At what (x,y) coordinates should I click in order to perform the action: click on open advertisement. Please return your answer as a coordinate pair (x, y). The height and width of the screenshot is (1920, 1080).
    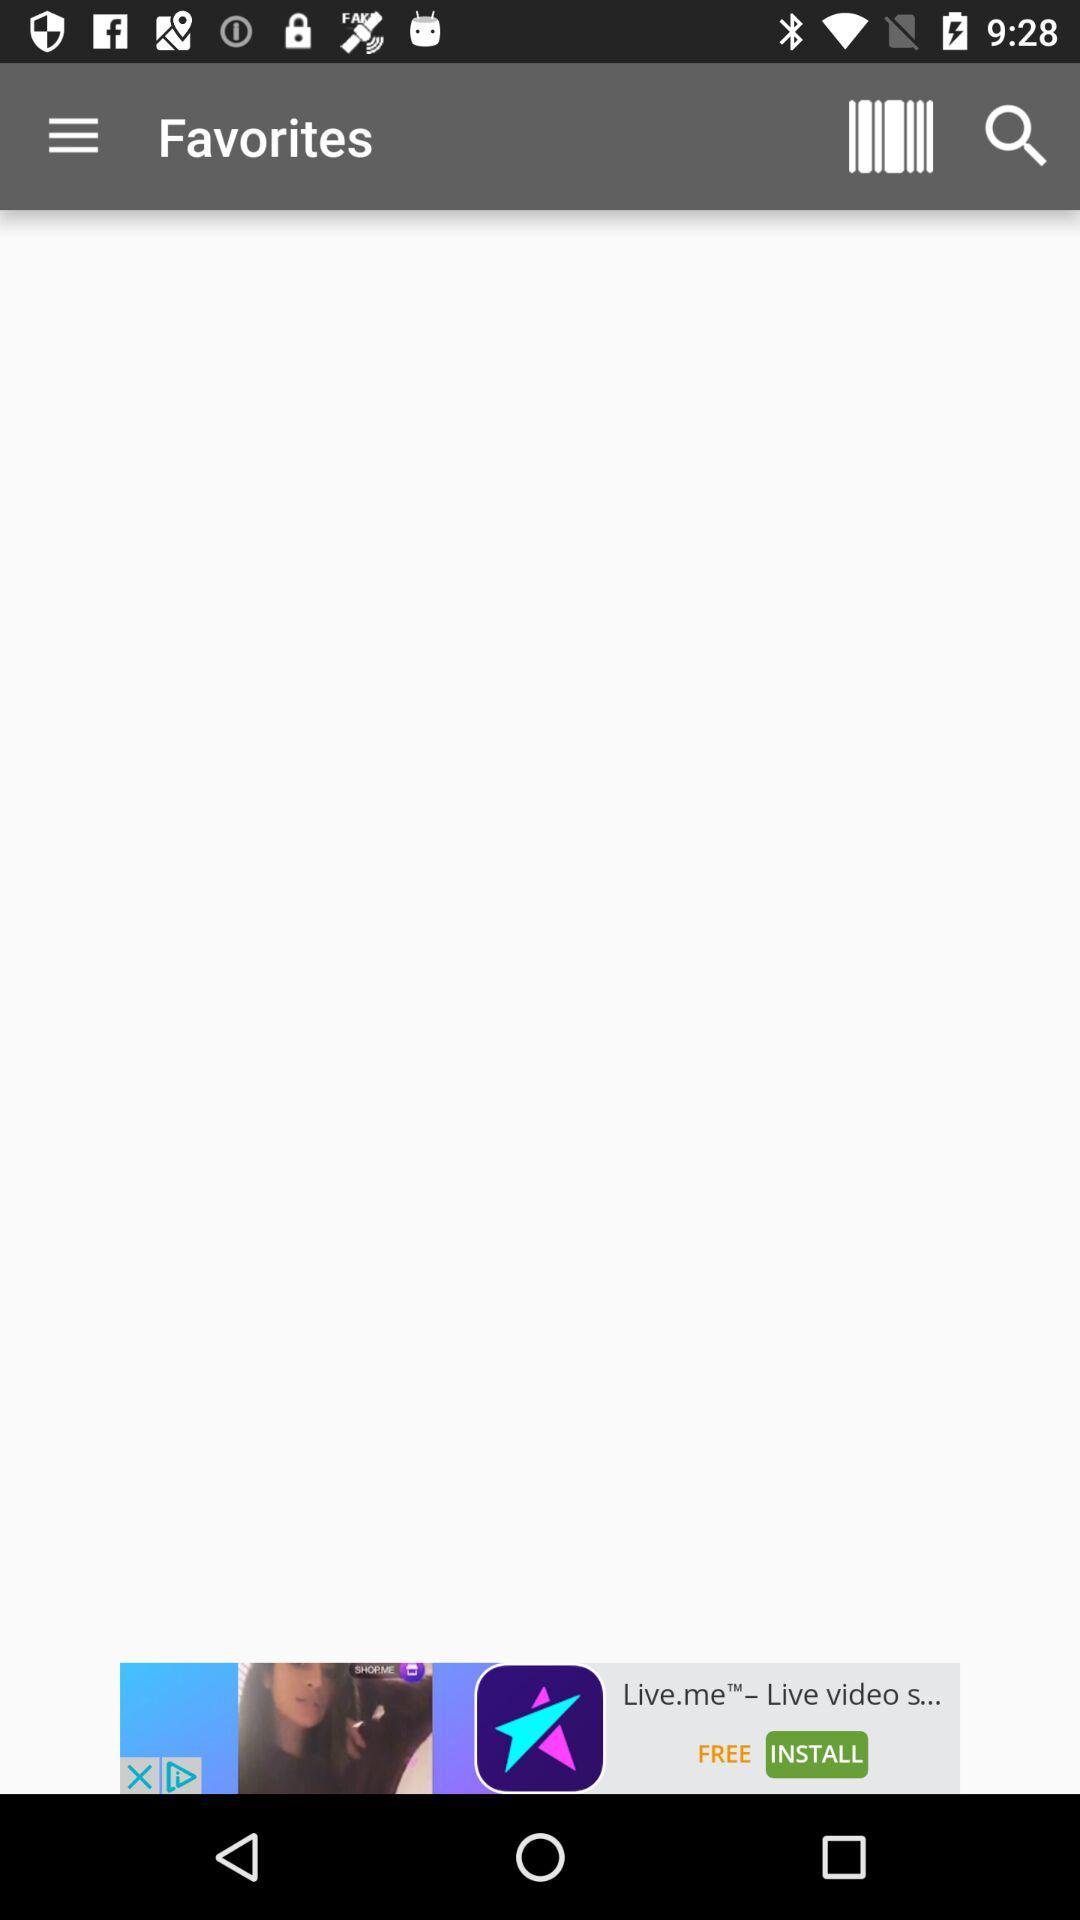
    Looking at the image, I should click on (540, 1727).